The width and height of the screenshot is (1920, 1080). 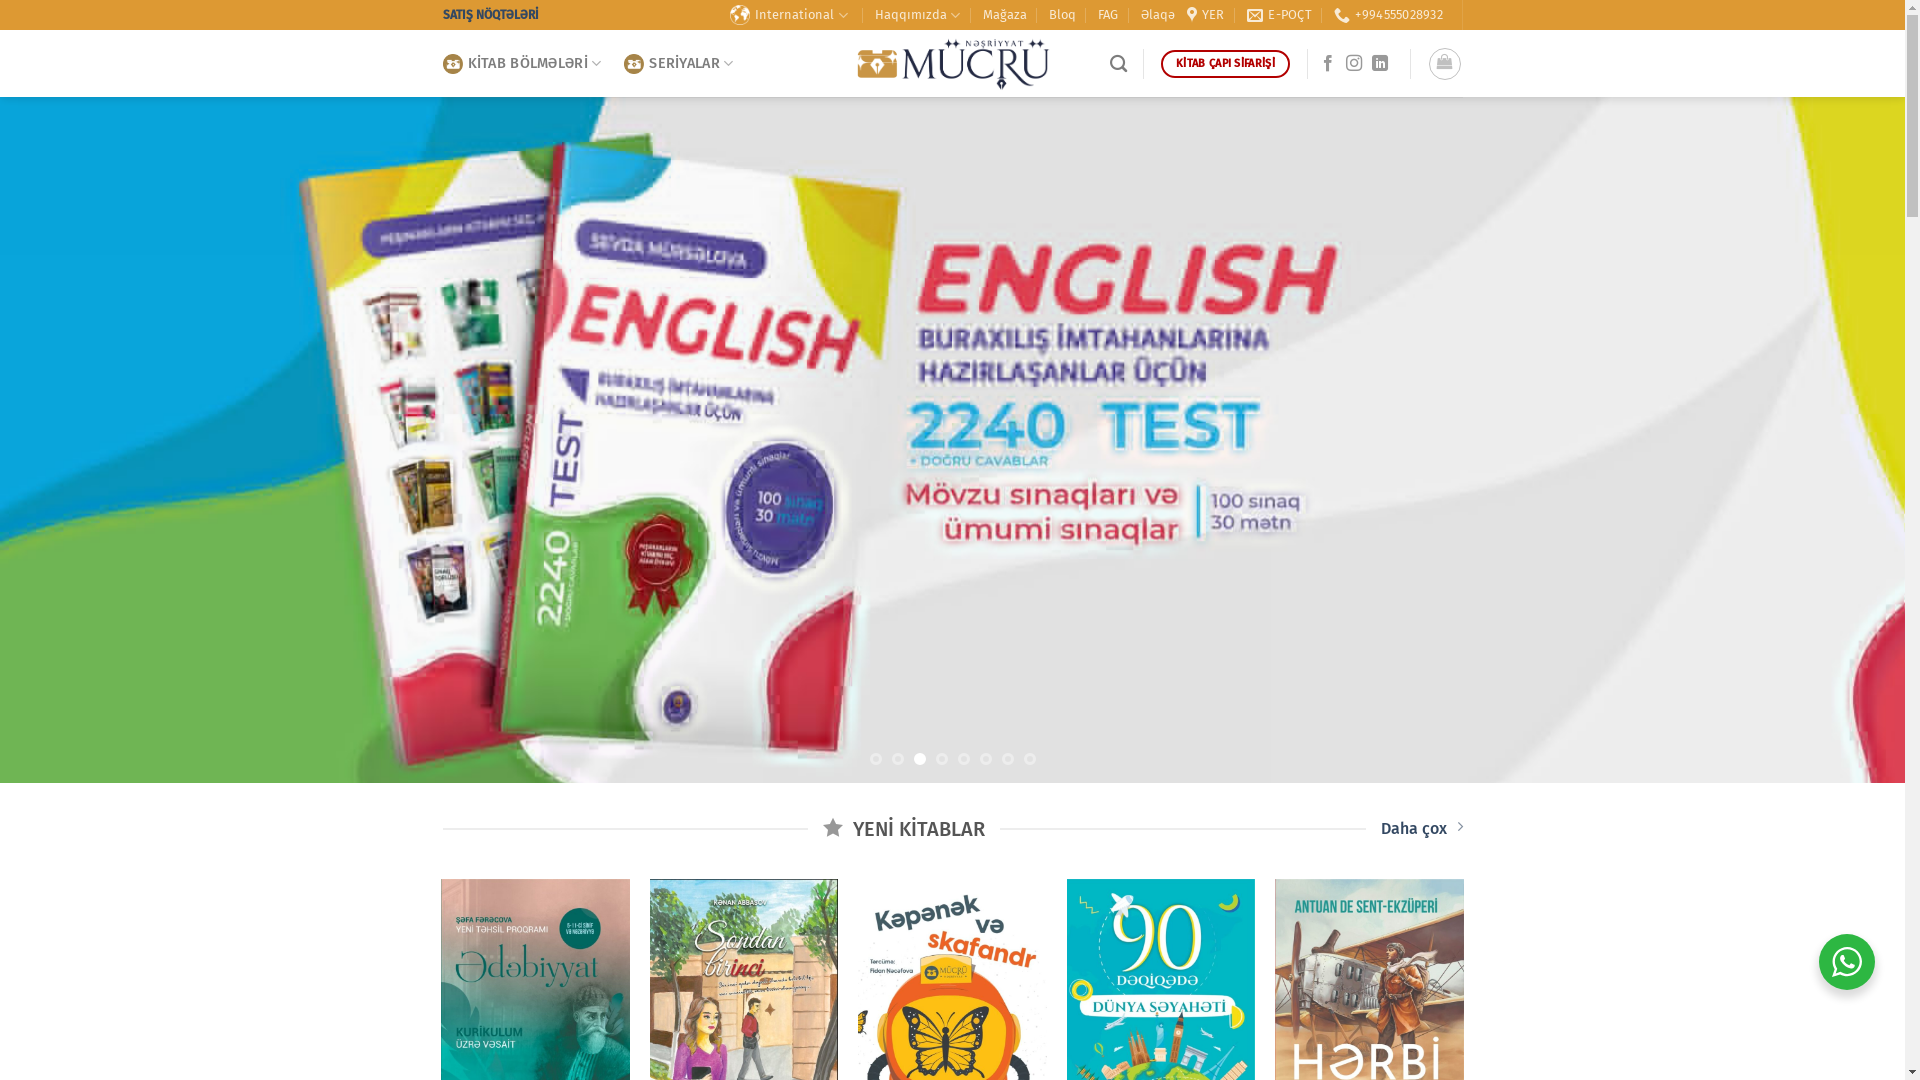 What do you see at coordinates (1387, 15) in the screenshot?
I see `'+994555028932'` at bounding box center [1387, 15].